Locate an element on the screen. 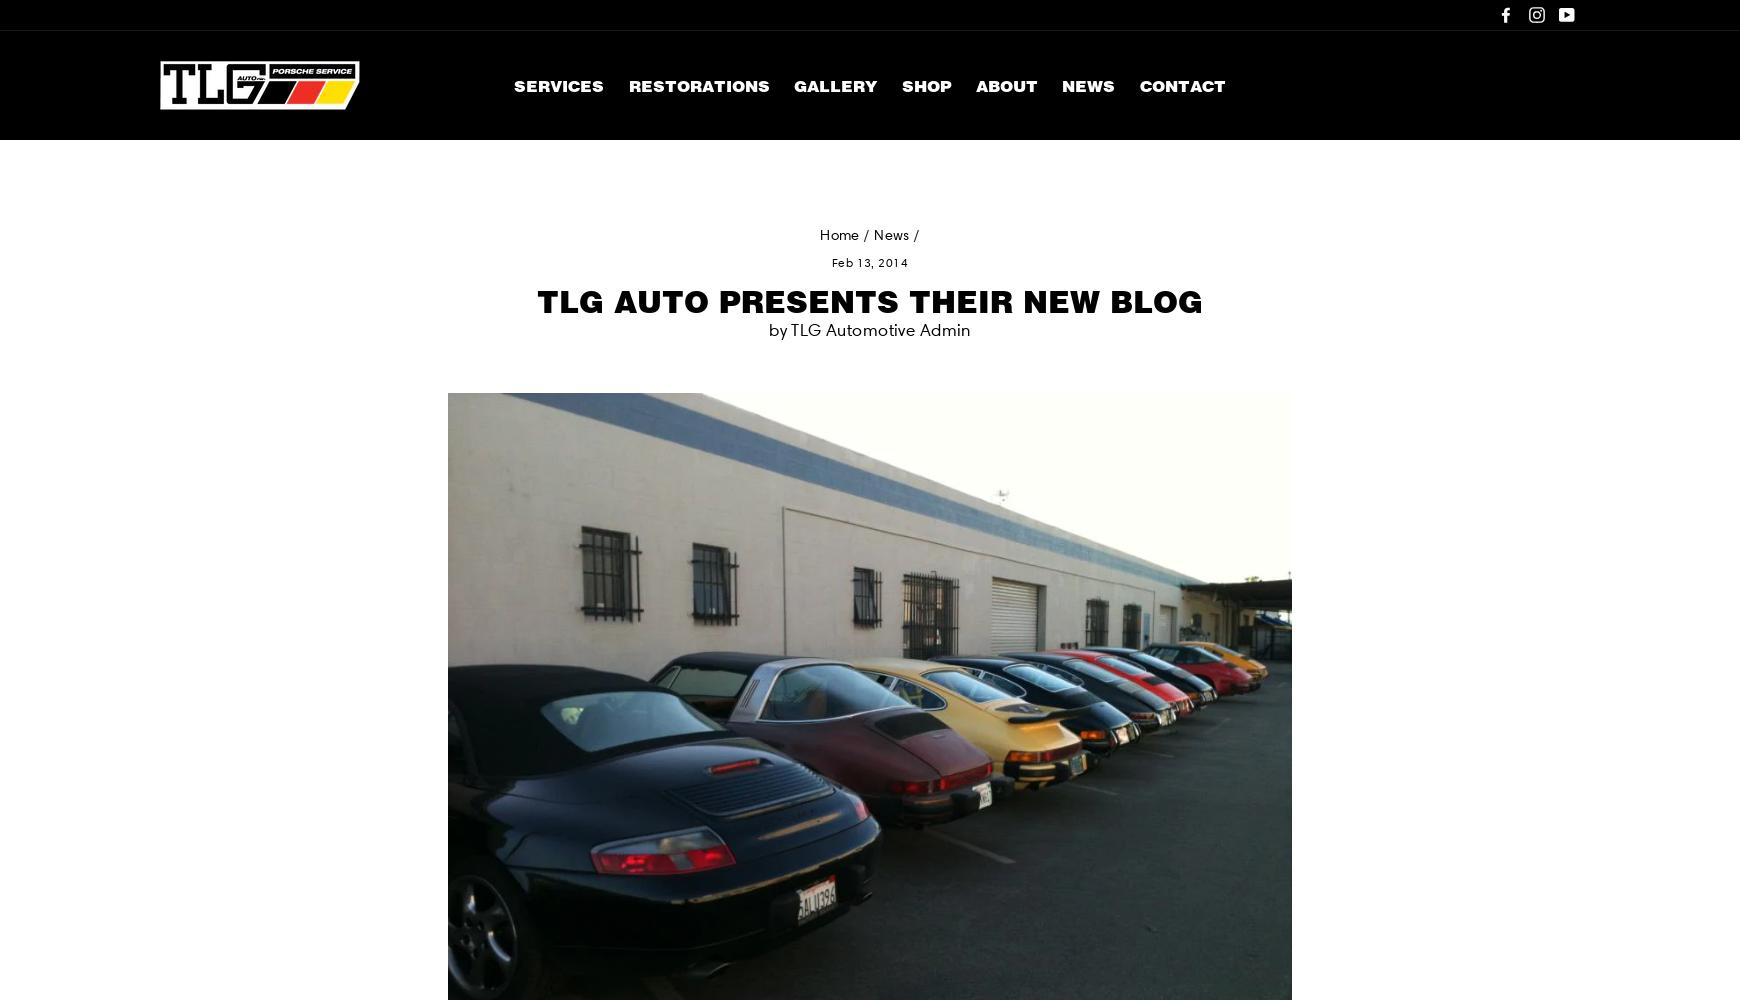 The image size is (1740, 1000). 'Restorations' is located at coordinates (698, 84).